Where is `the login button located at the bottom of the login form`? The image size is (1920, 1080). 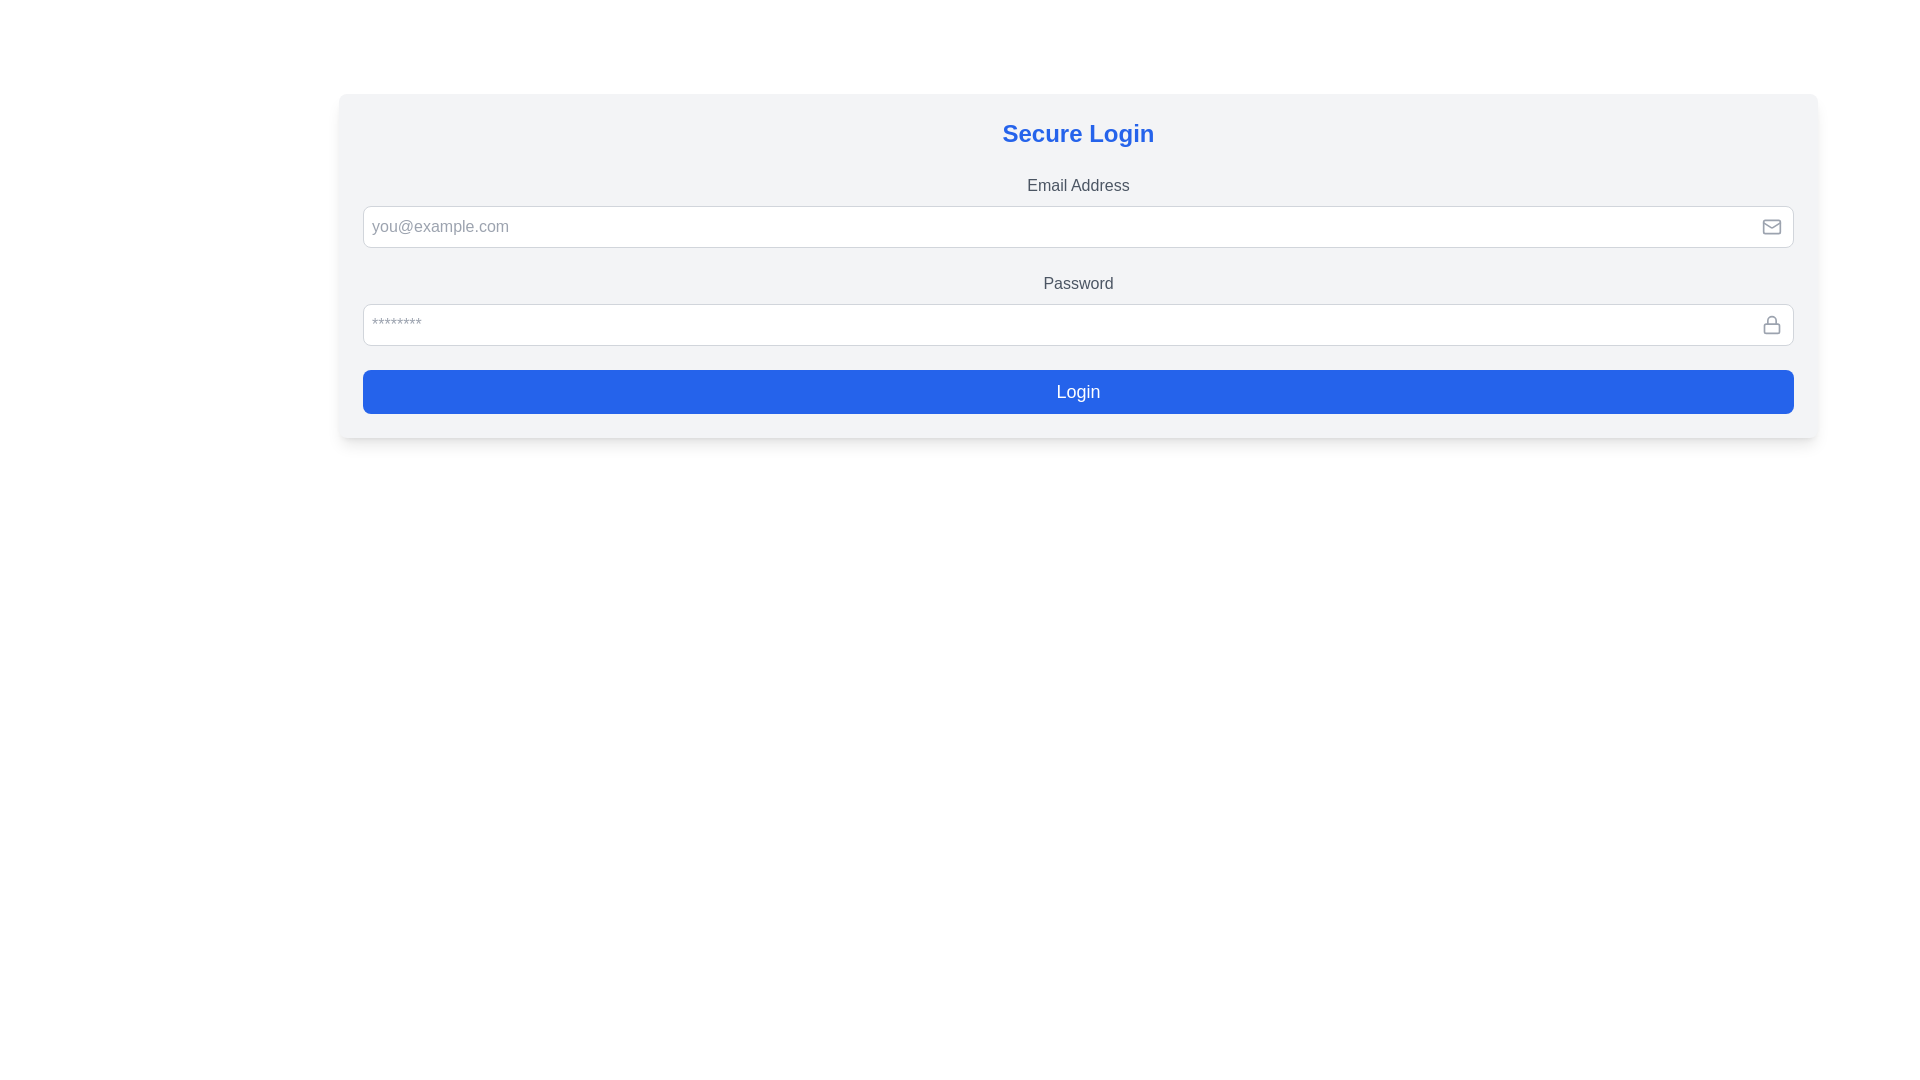 the login button located at the bottom of the login form is located at coordinates (1077, 392).